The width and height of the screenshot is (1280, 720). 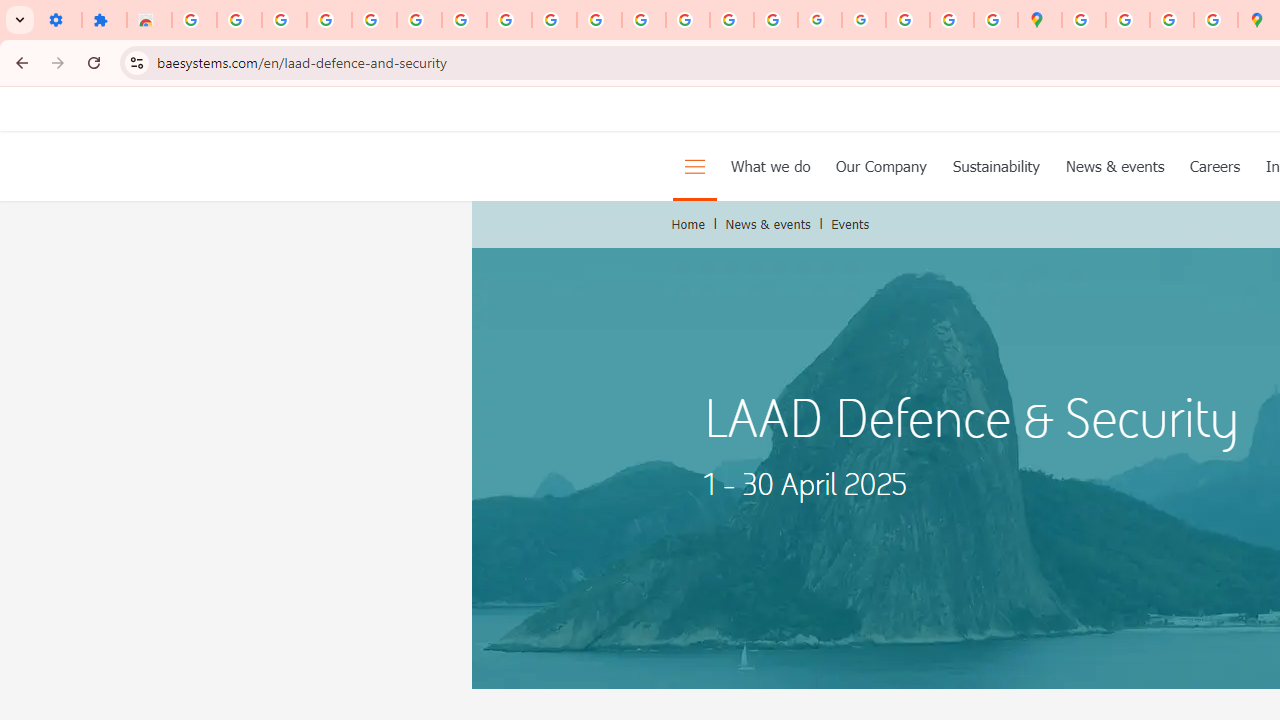 I want to click on 'Home', so click(x=688, y=223).